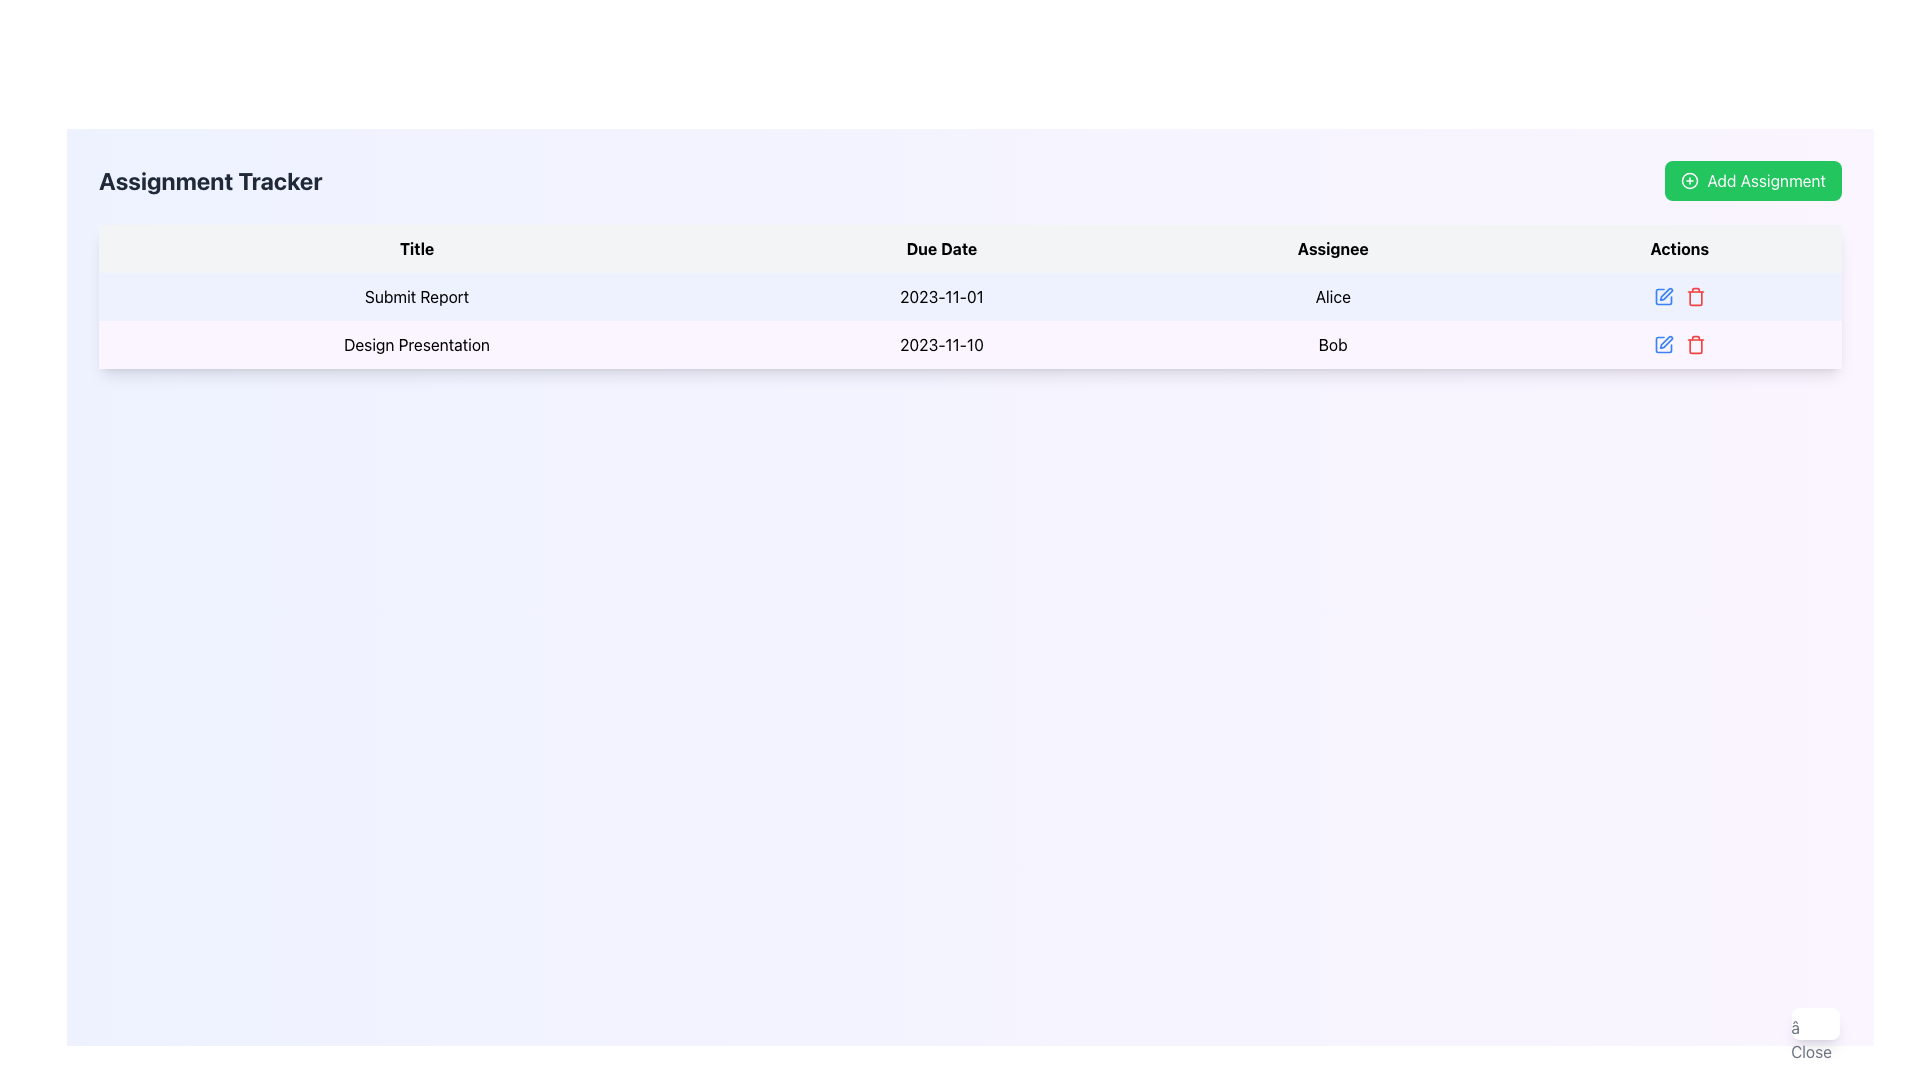  What do you see at coordinates (416, 343) in the screenshot?
I see `the Text Label in the second row of the table under the 'Title' column, which serves as the title or description of a specific task or assignment` at bounding box center [416, 343].